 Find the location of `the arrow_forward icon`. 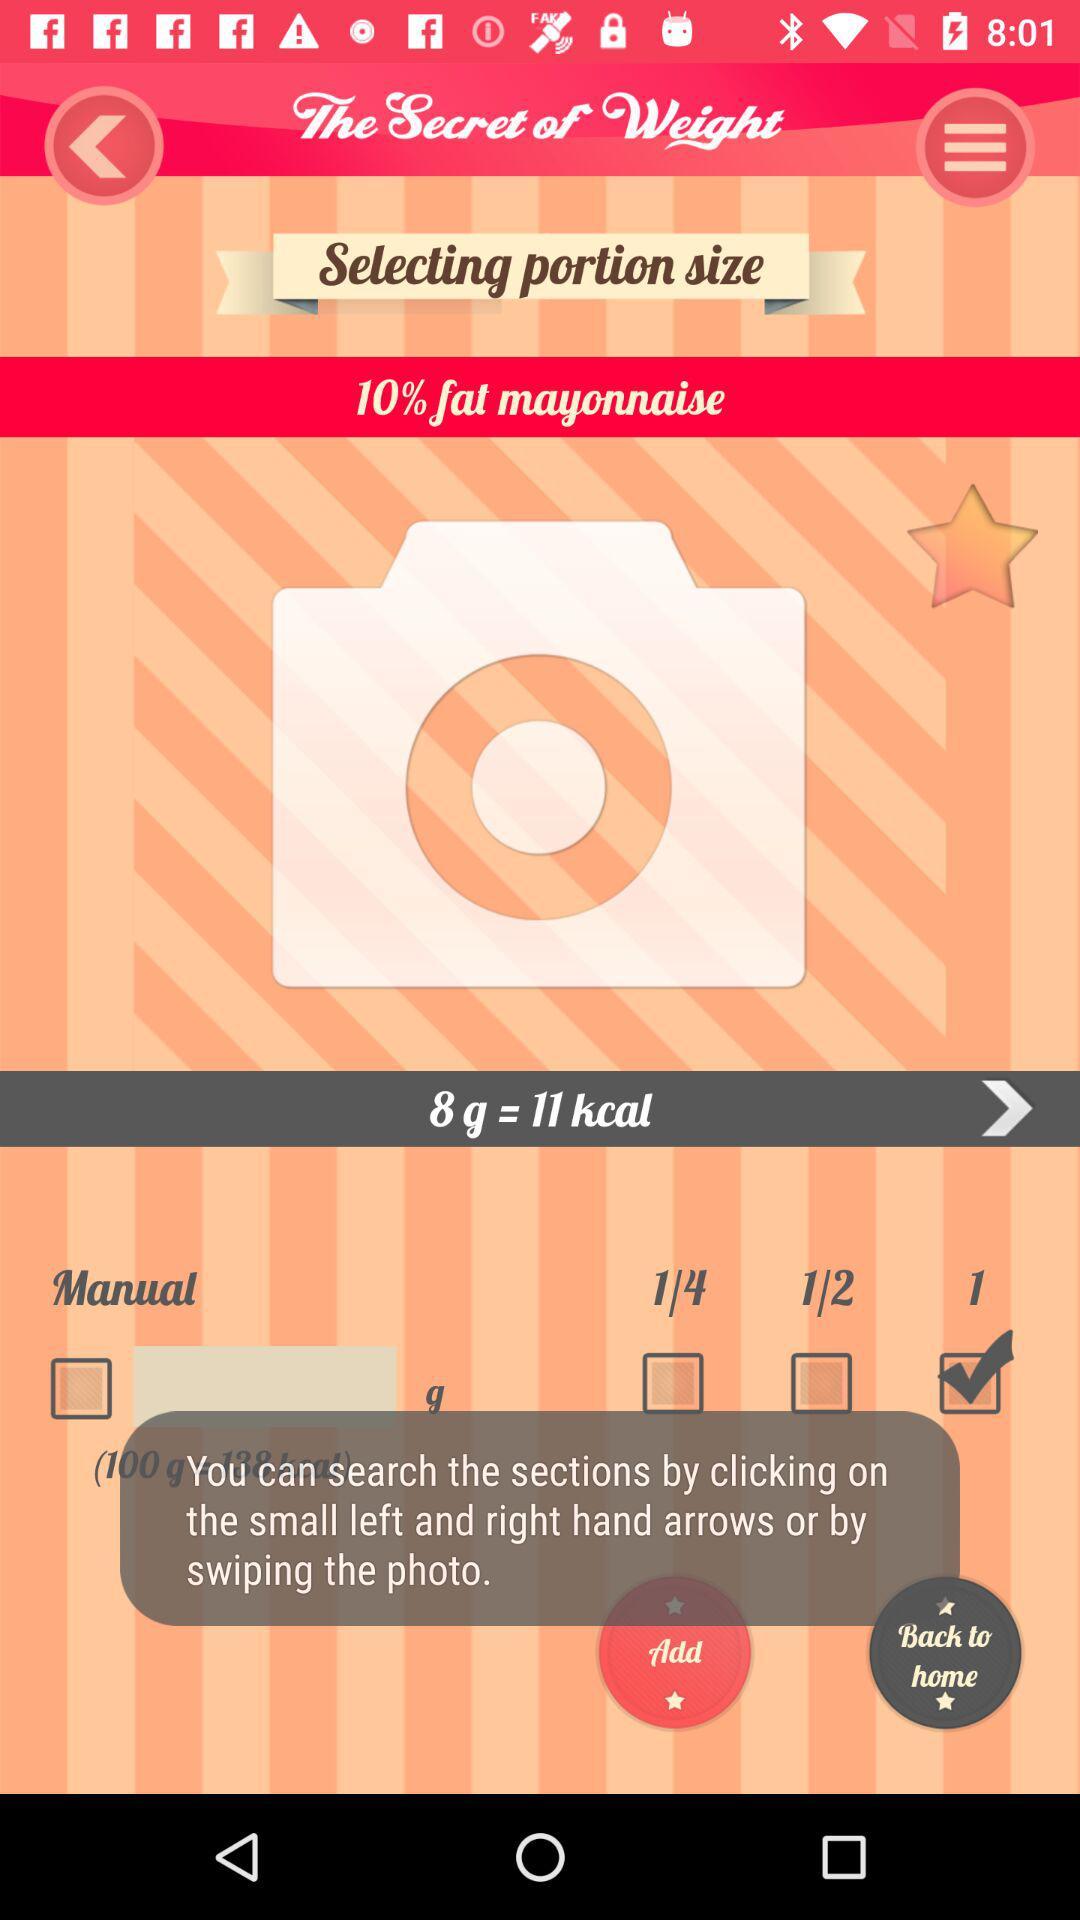

the arrow_forward icon is located at coordinates (1006, 1107).